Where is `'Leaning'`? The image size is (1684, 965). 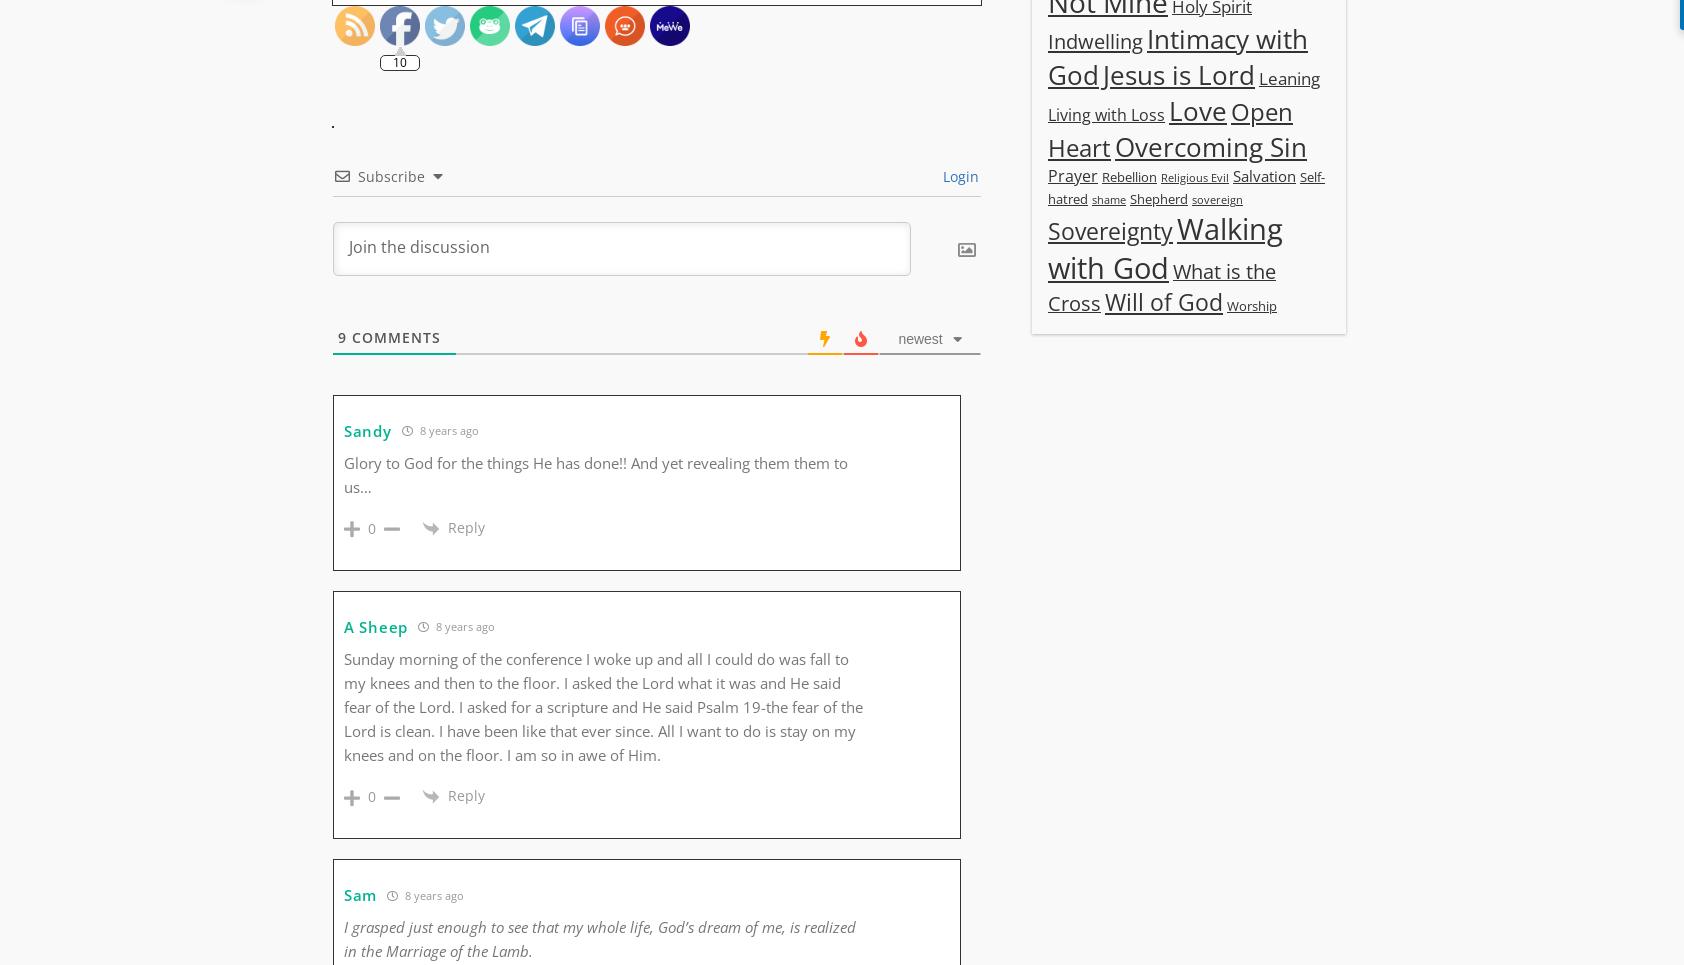
'Leaning' is located at coordinates (1288, 76).